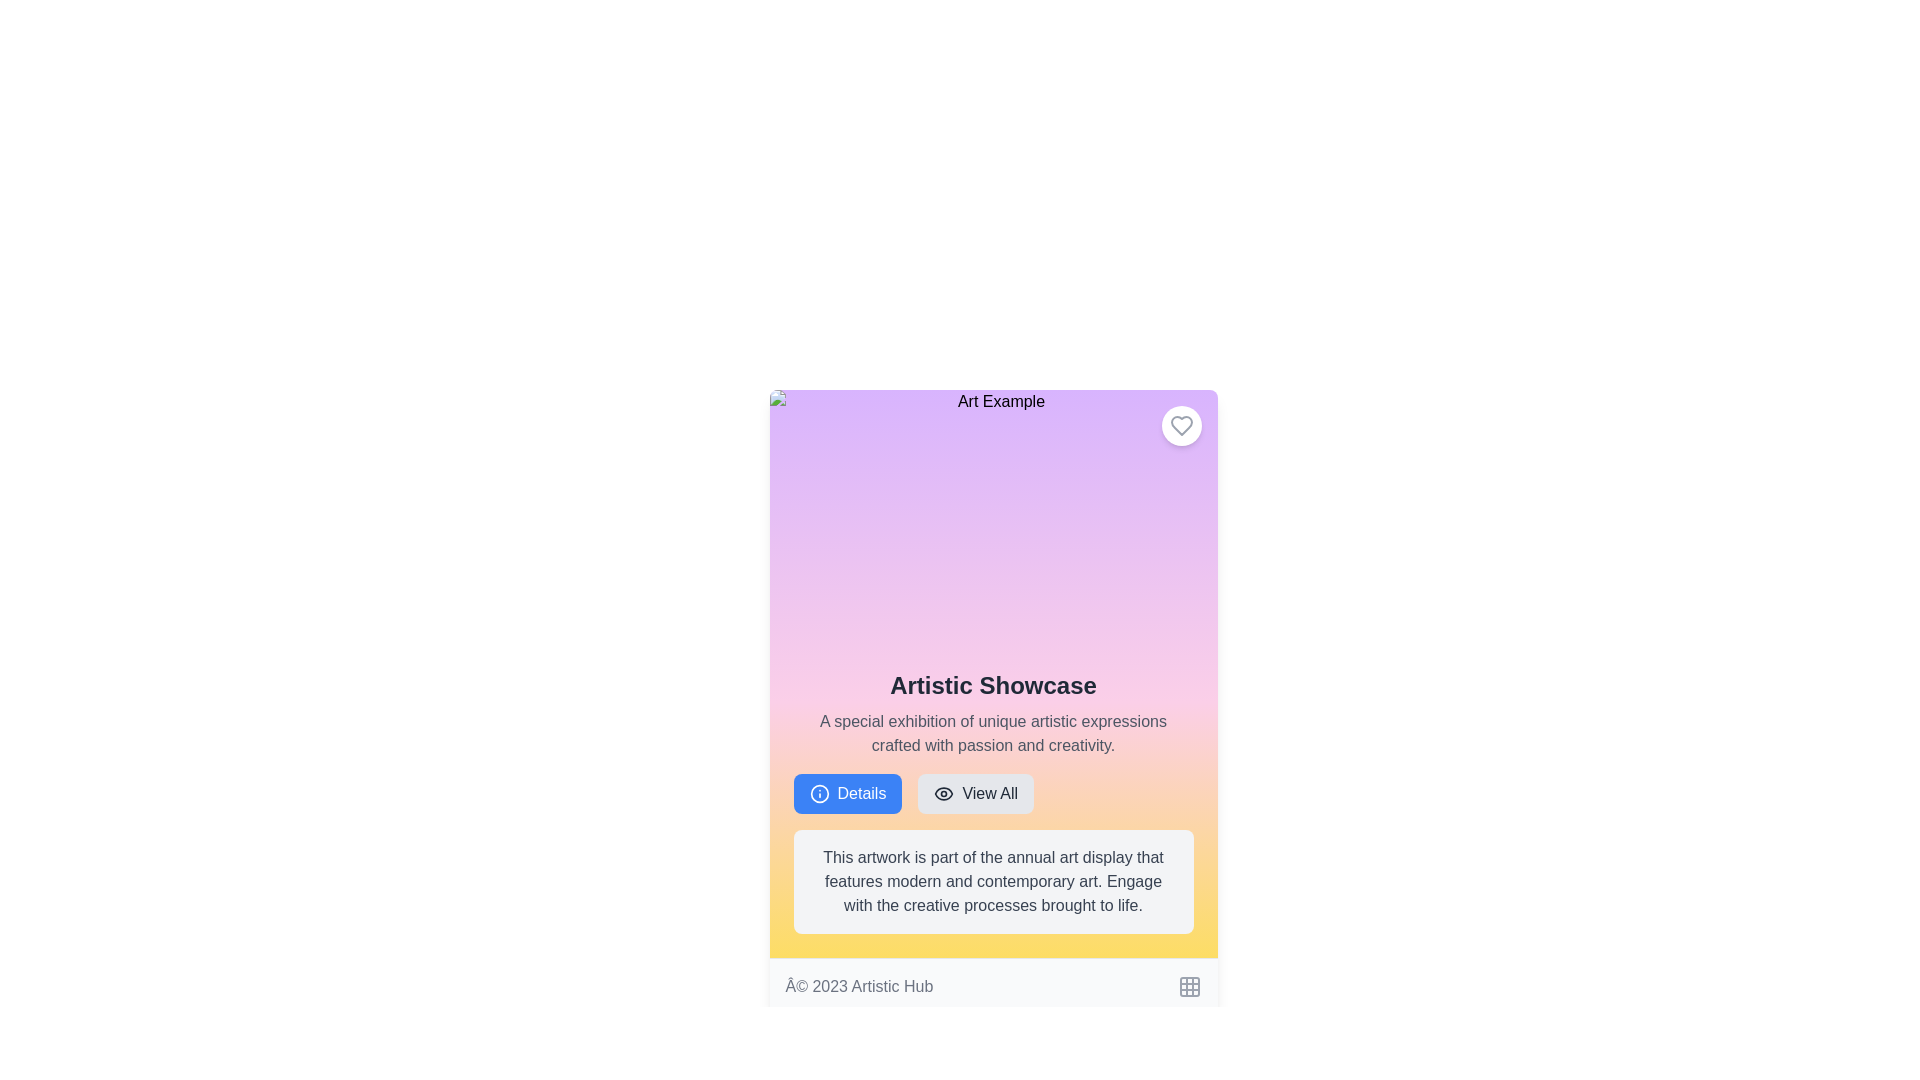 The image size is (1920, 1080). What do you see at coordinates (1181, 424) in the screenshot?
I see `the heart-shaped icon indicating a 'like' or 'favorite' action located in the upper-right corner of the 'Artistic Showcase' card for any state-change indication` at bounding box center [1181, 424].